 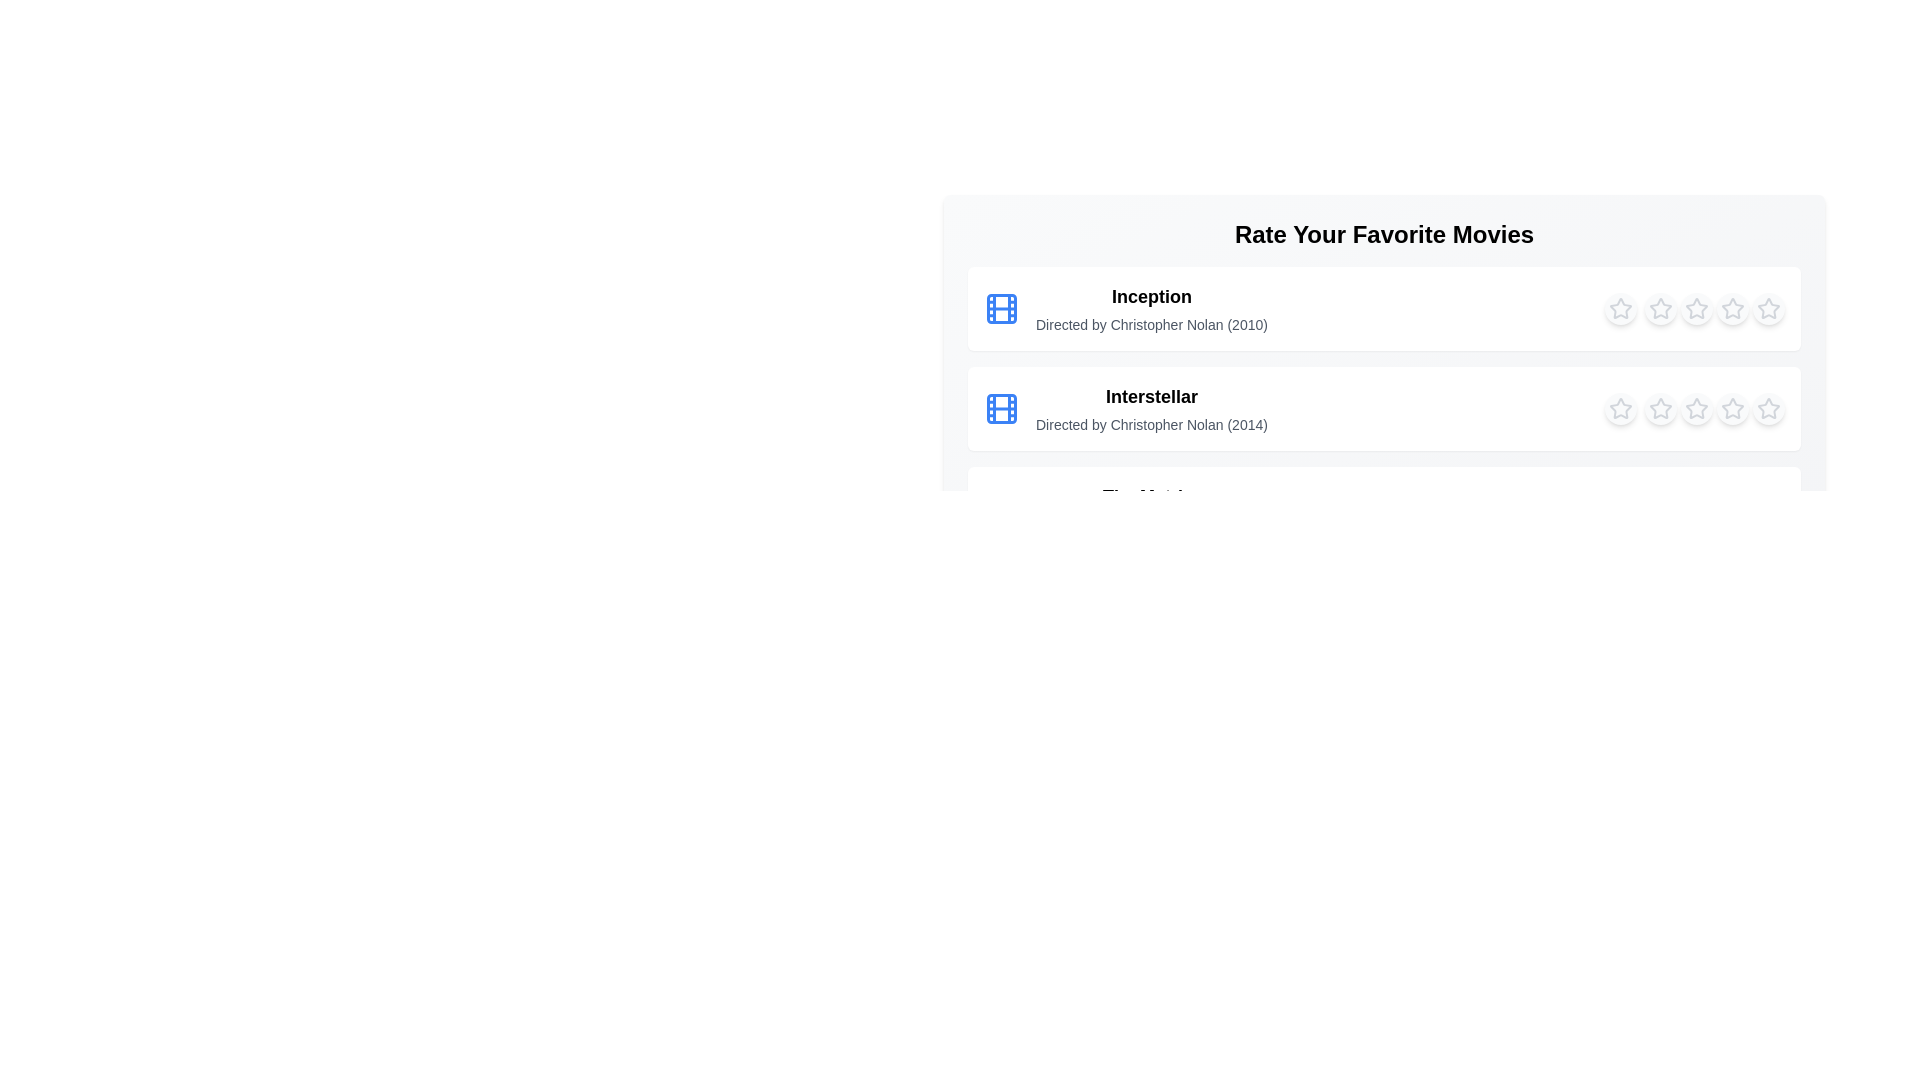 I want to click on the 2 star to highlight it, so click(x=1660, y=308).